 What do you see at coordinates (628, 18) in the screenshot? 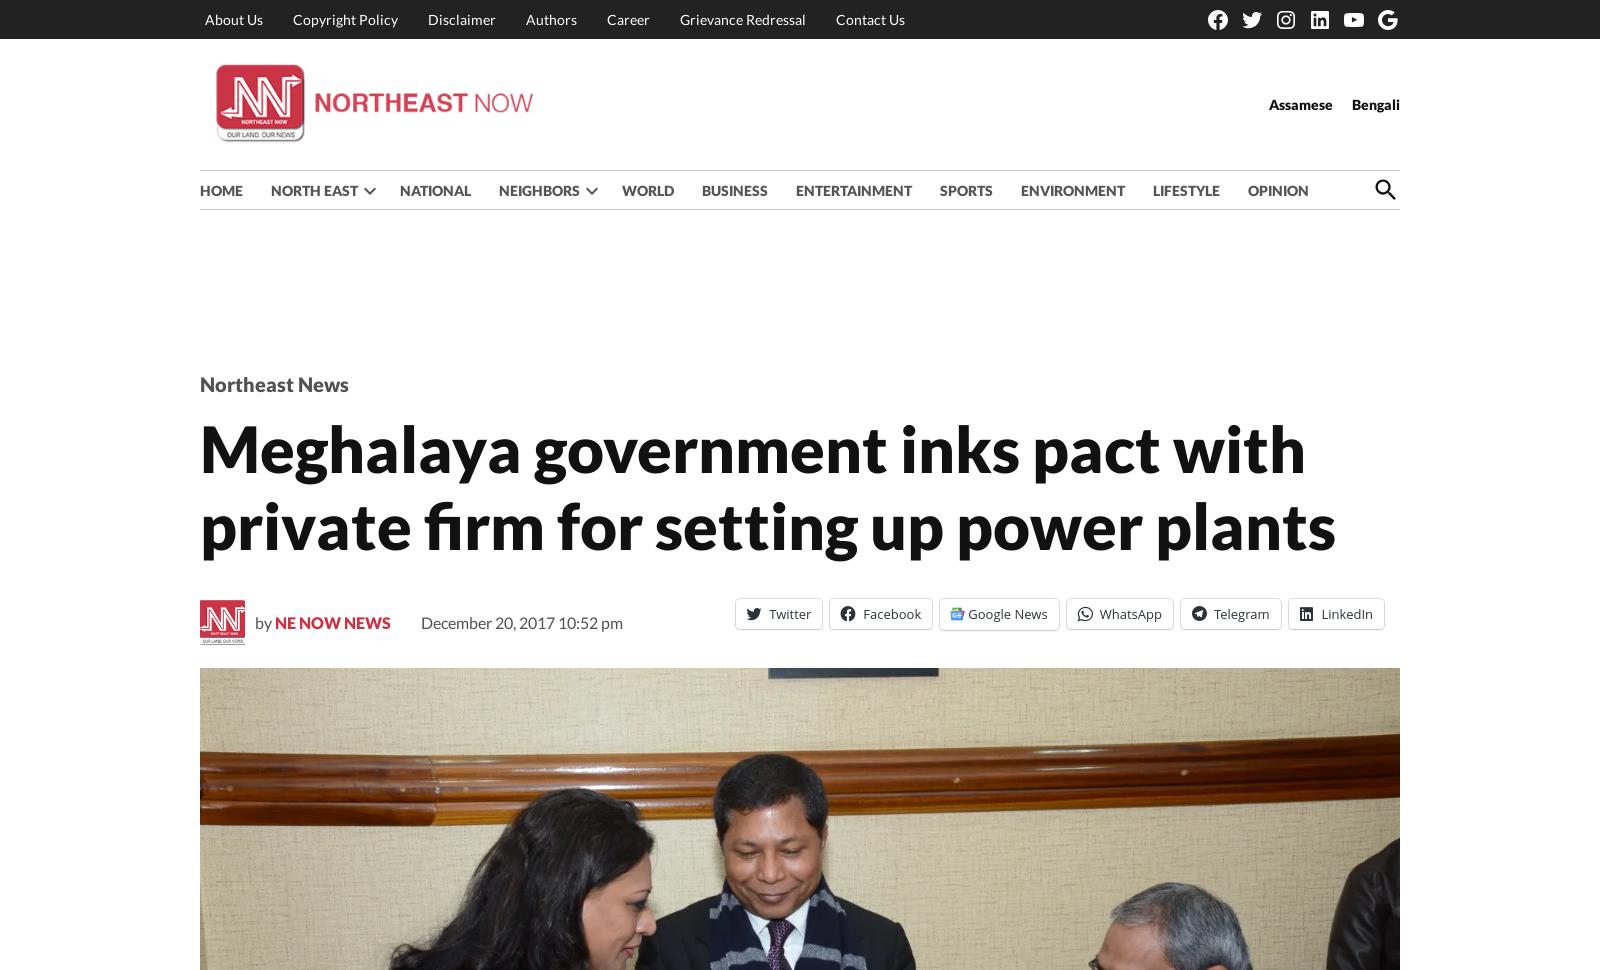
I see `'Career'` at bounding box center [628, 18].